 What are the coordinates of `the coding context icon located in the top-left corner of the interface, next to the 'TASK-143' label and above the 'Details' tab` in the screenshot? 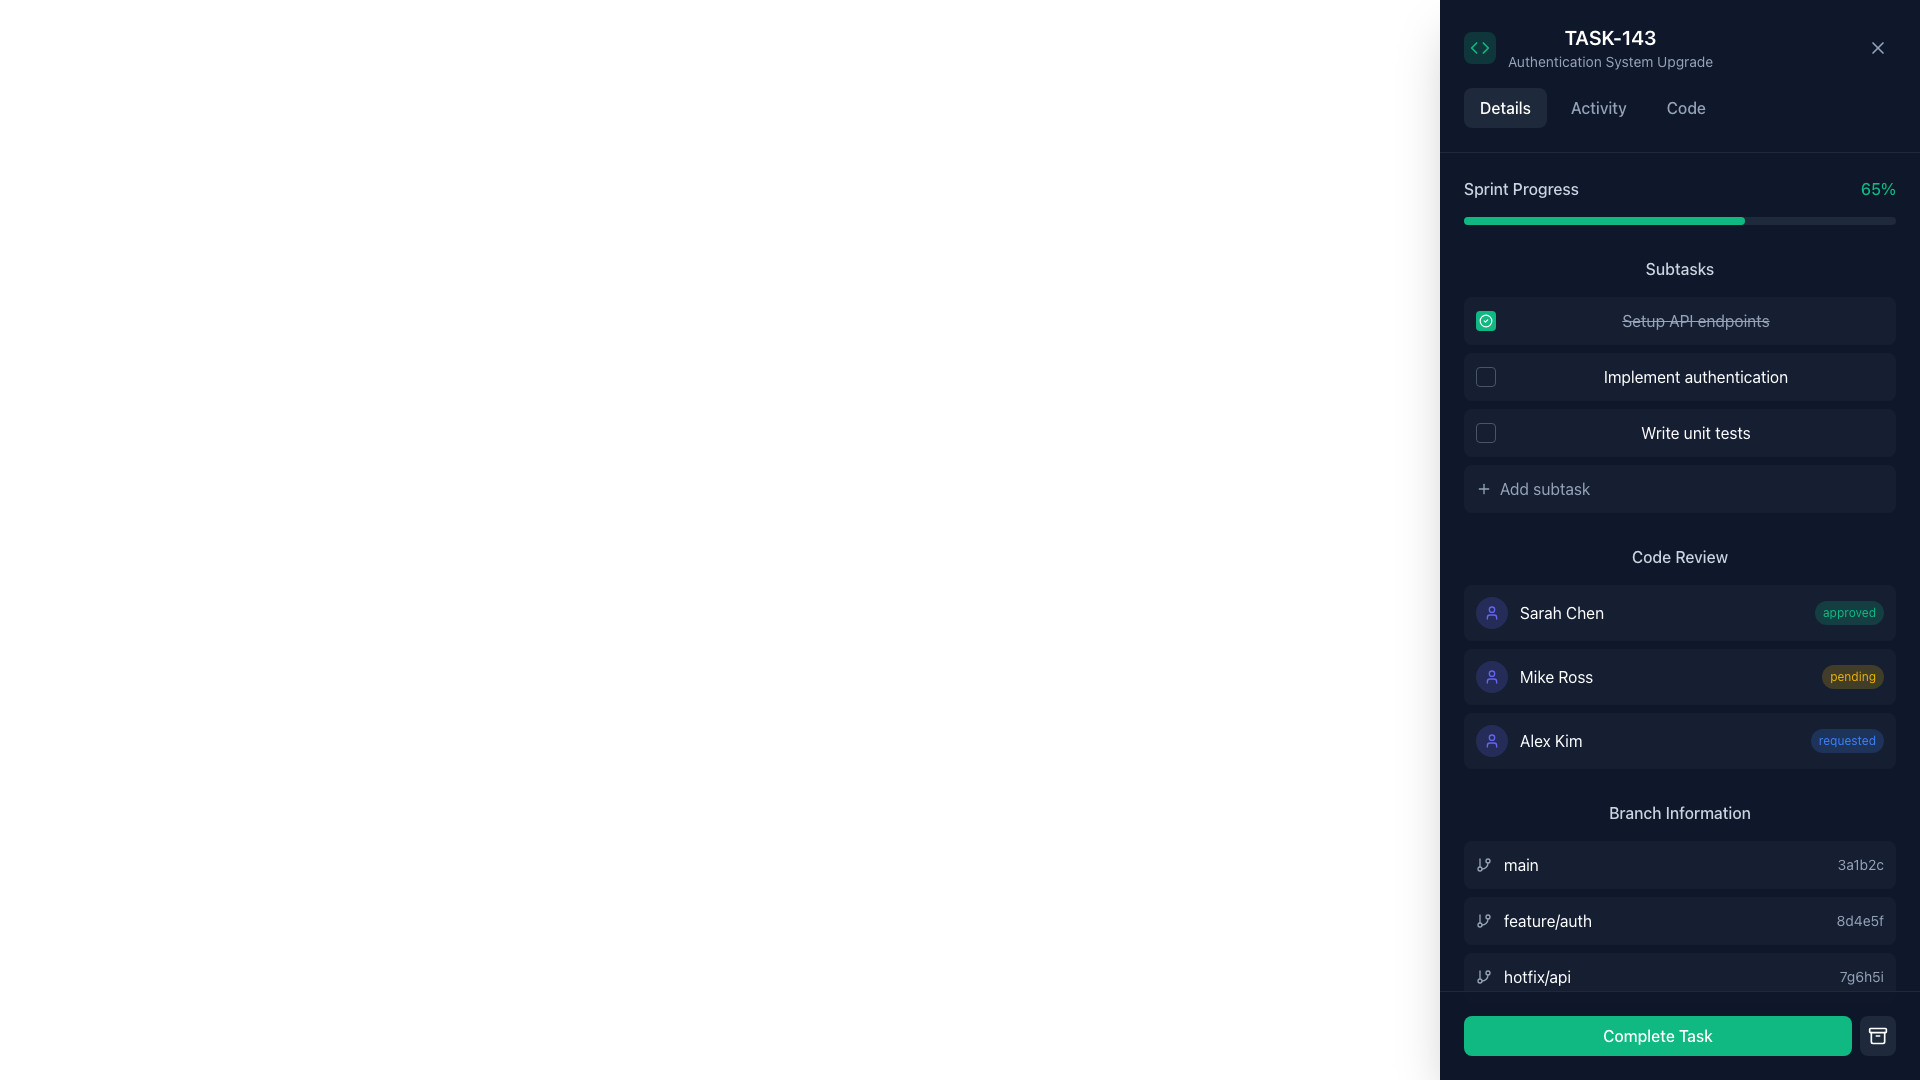 It's located at (1479, 46).